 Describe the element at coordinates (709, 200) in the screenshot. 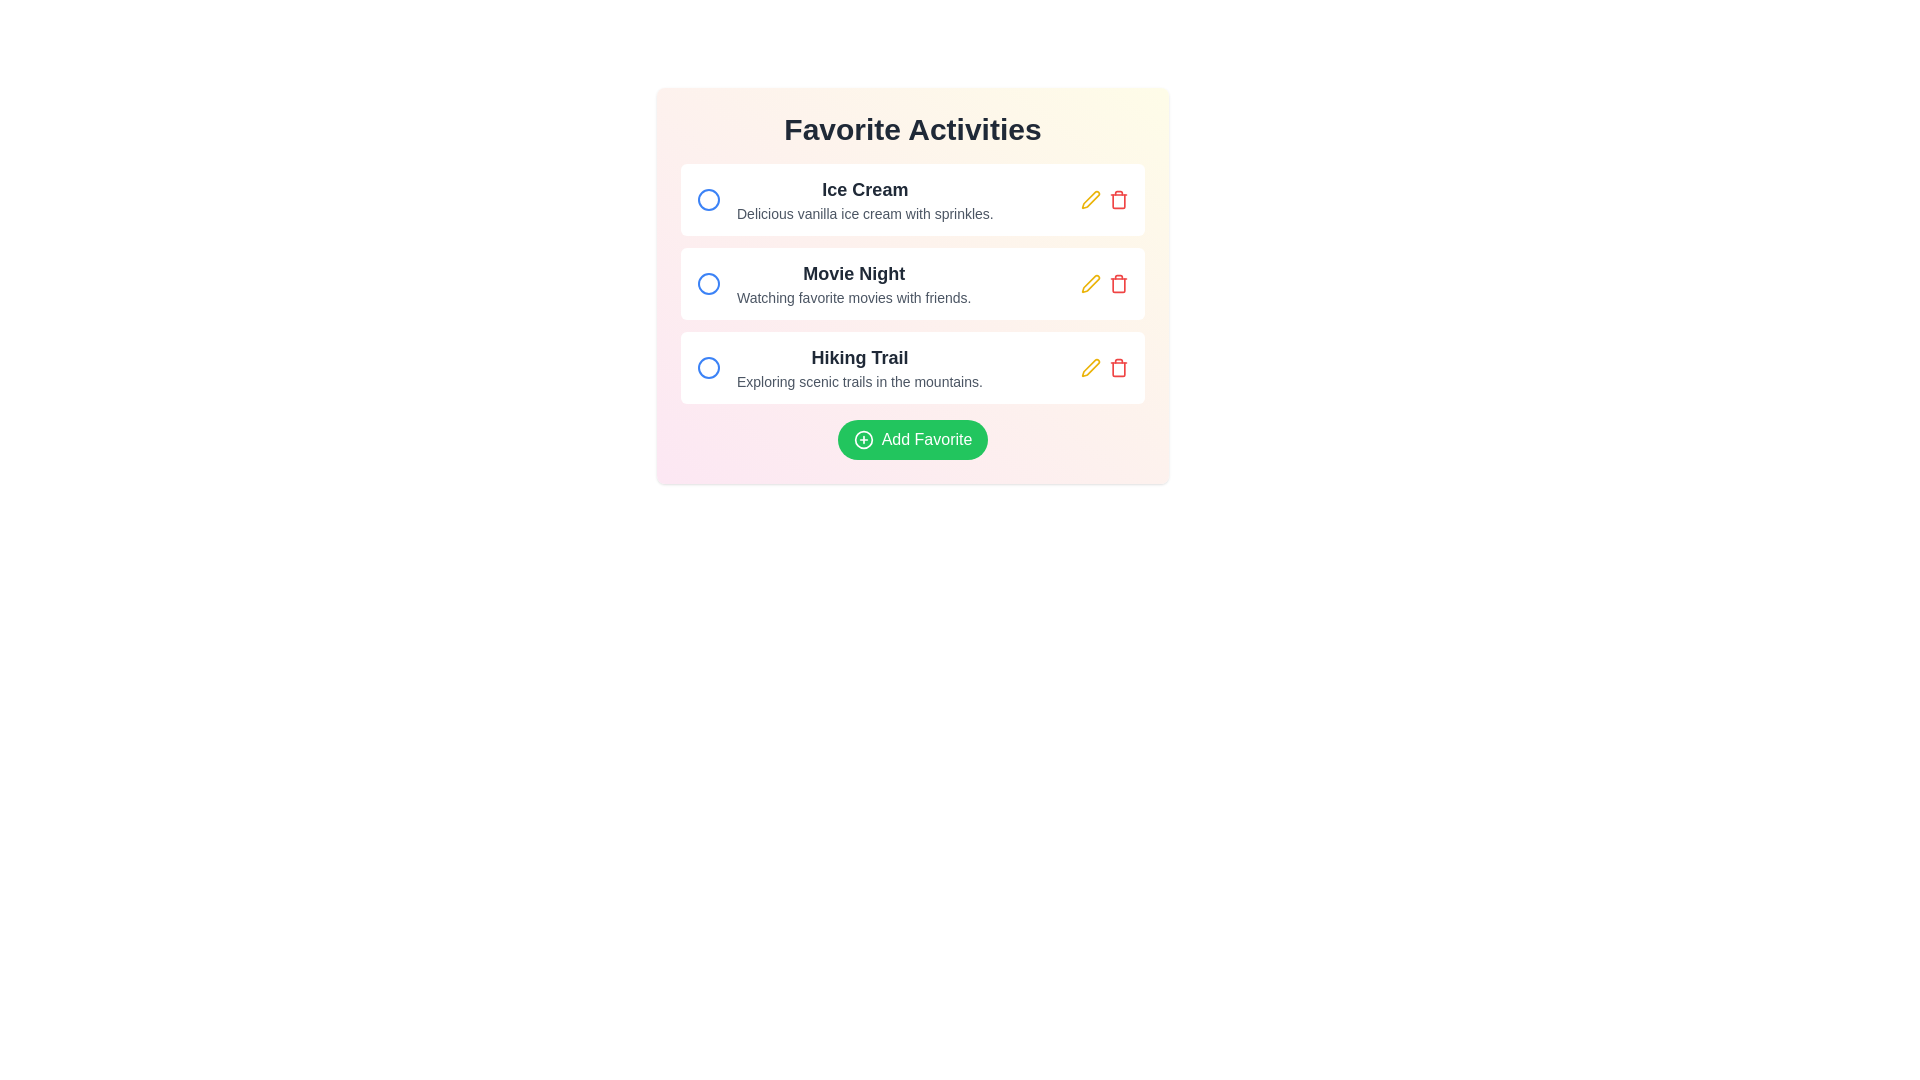

I see `the decorative icon linked to marking or selecting the 'Ice Cream' activity, located at the topmost section of the vertical list of activities` at that location.